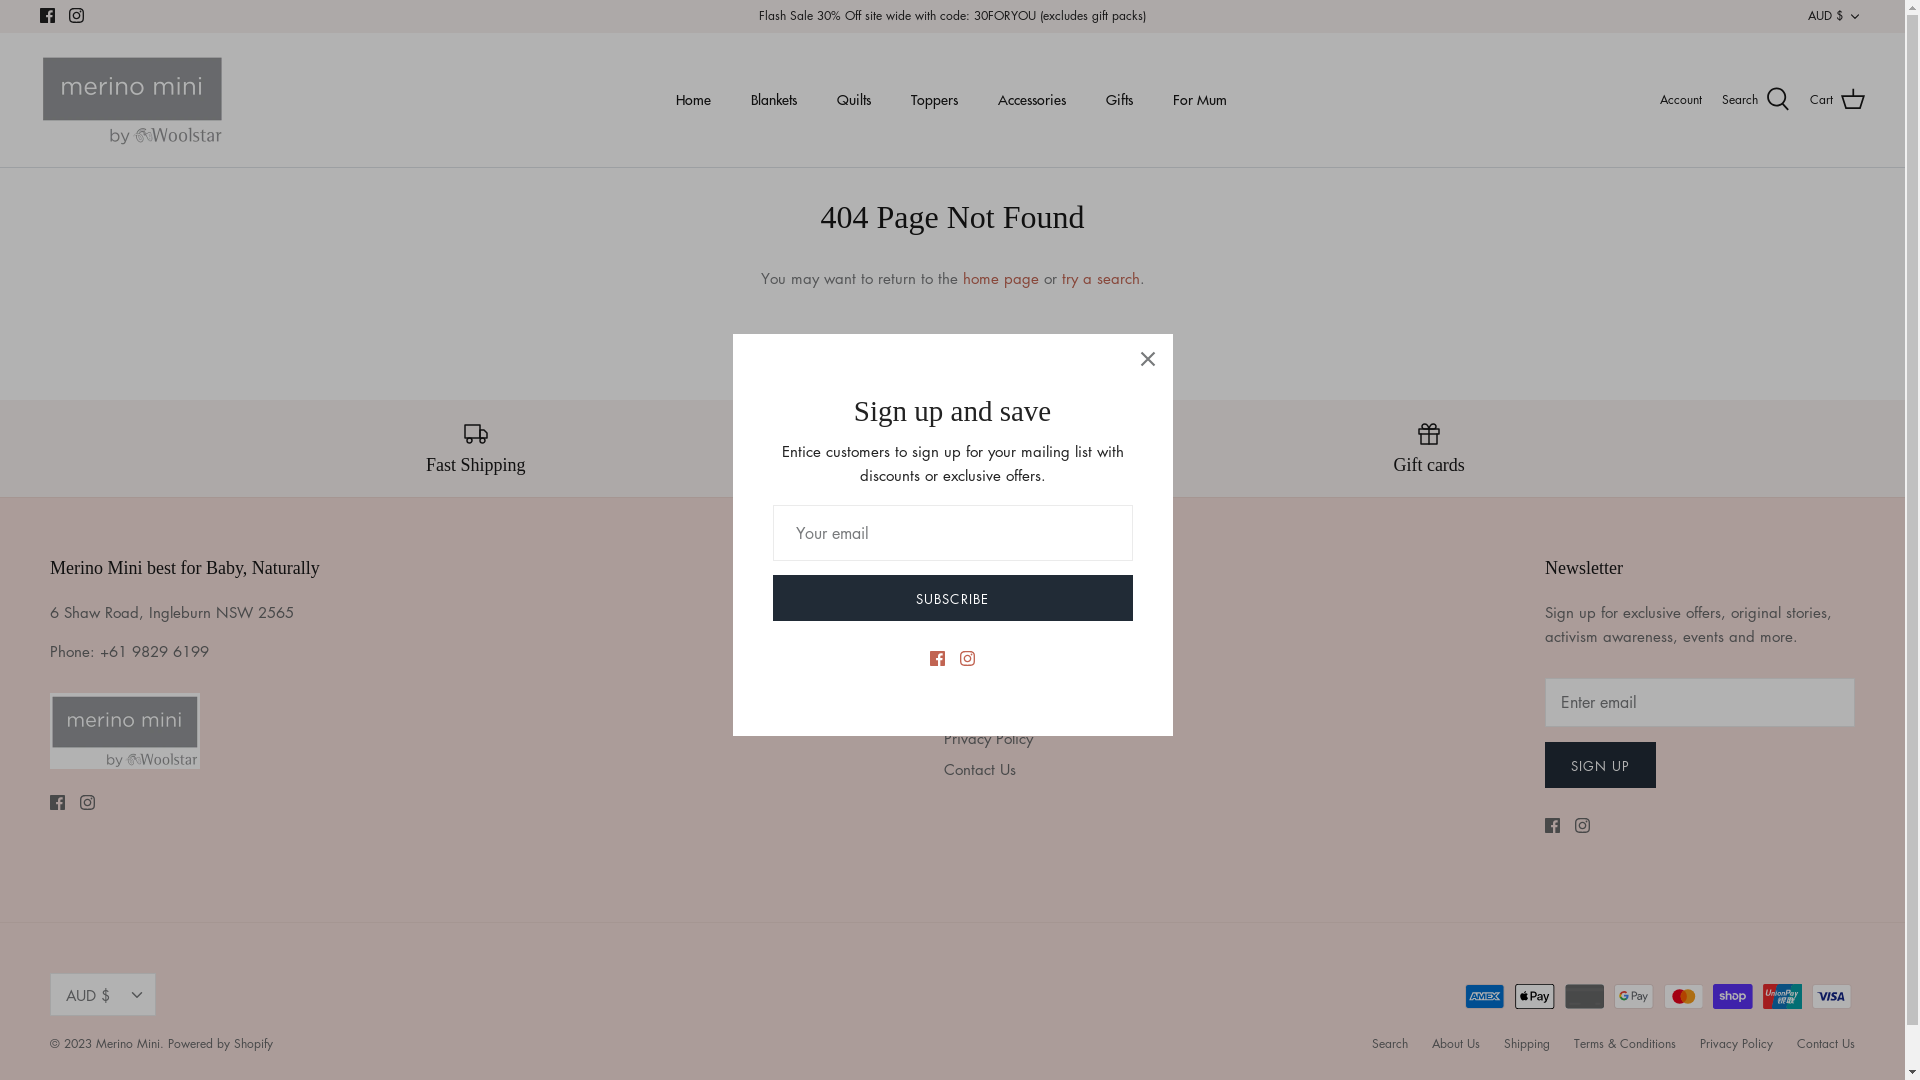 The image size is (1920, 1080). I want to click on 'Home', so click(657, 99).